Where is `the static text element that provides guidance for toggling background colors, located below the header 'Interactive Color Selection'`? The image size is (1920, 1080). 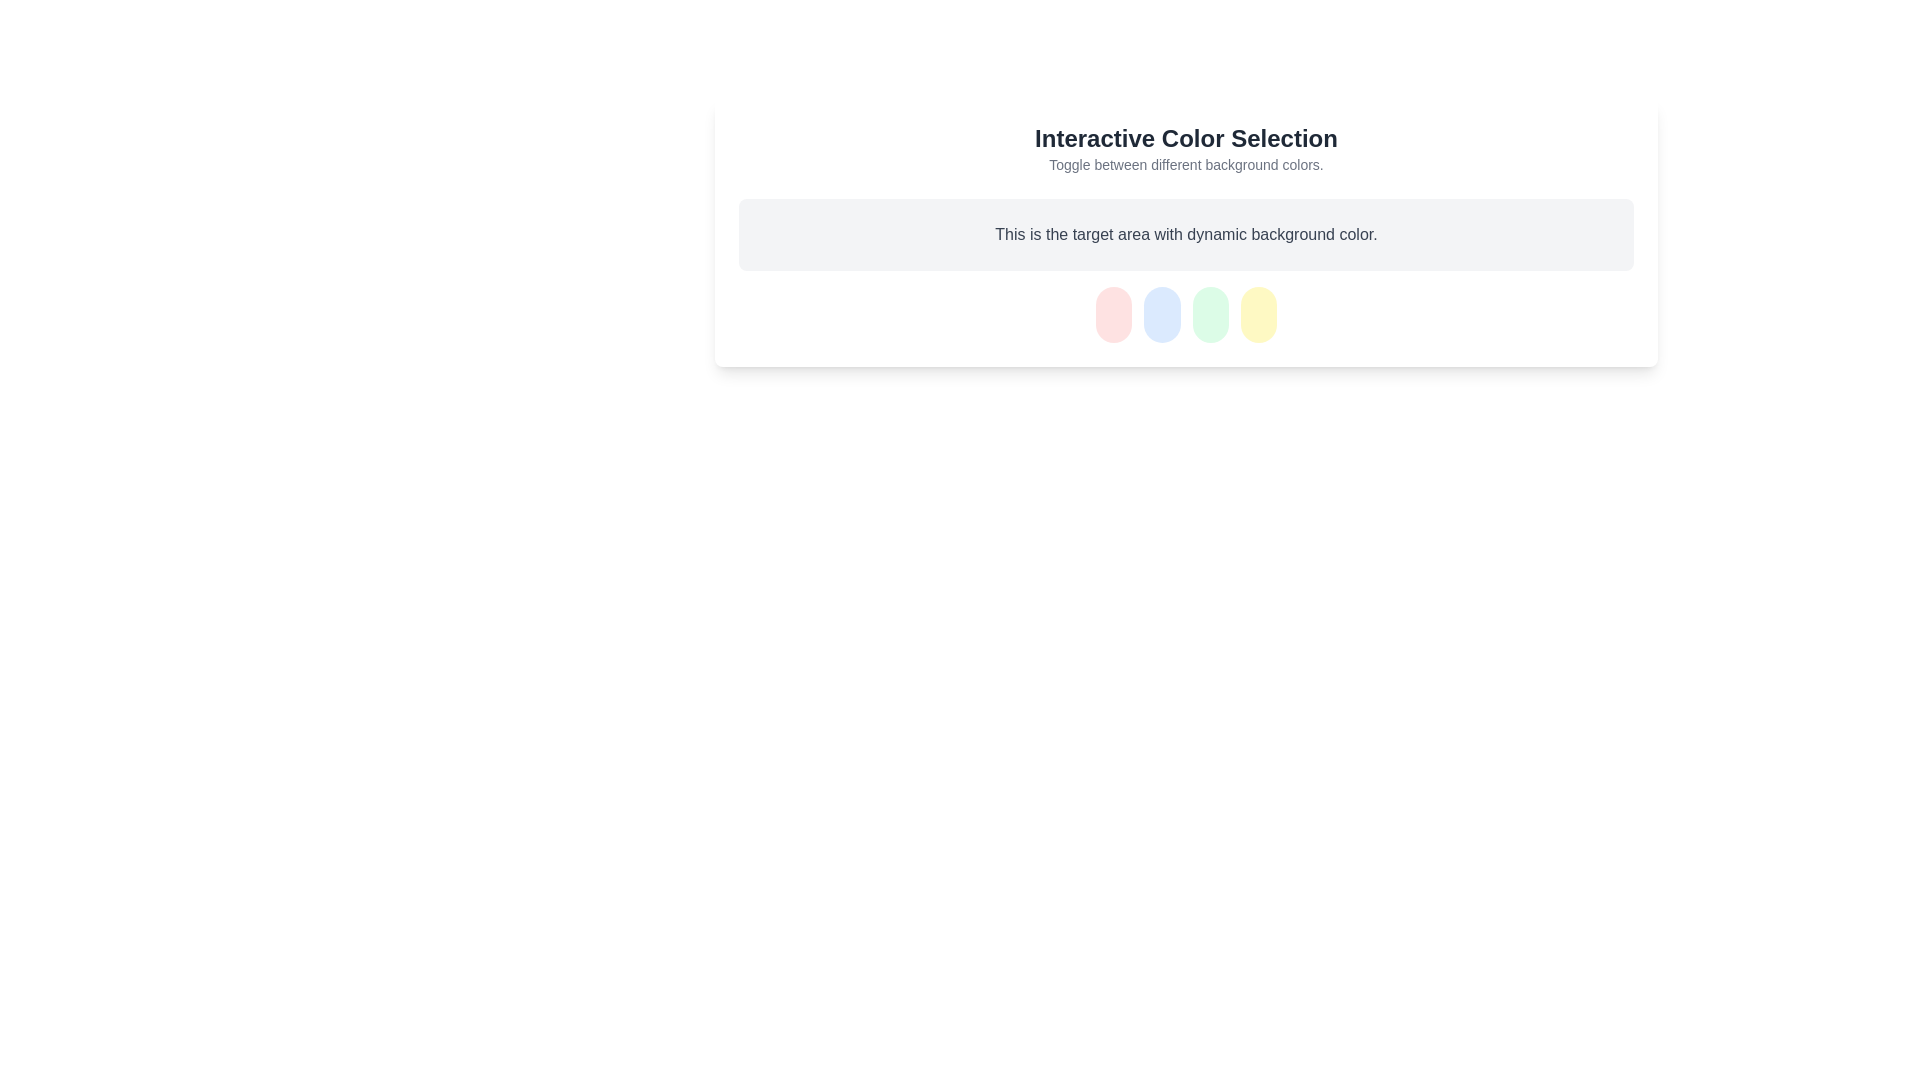 the static text element that provides guidance for toggling background colors, located below the header 'Interactive Color Selection' is located at coordinates (1186, 164).